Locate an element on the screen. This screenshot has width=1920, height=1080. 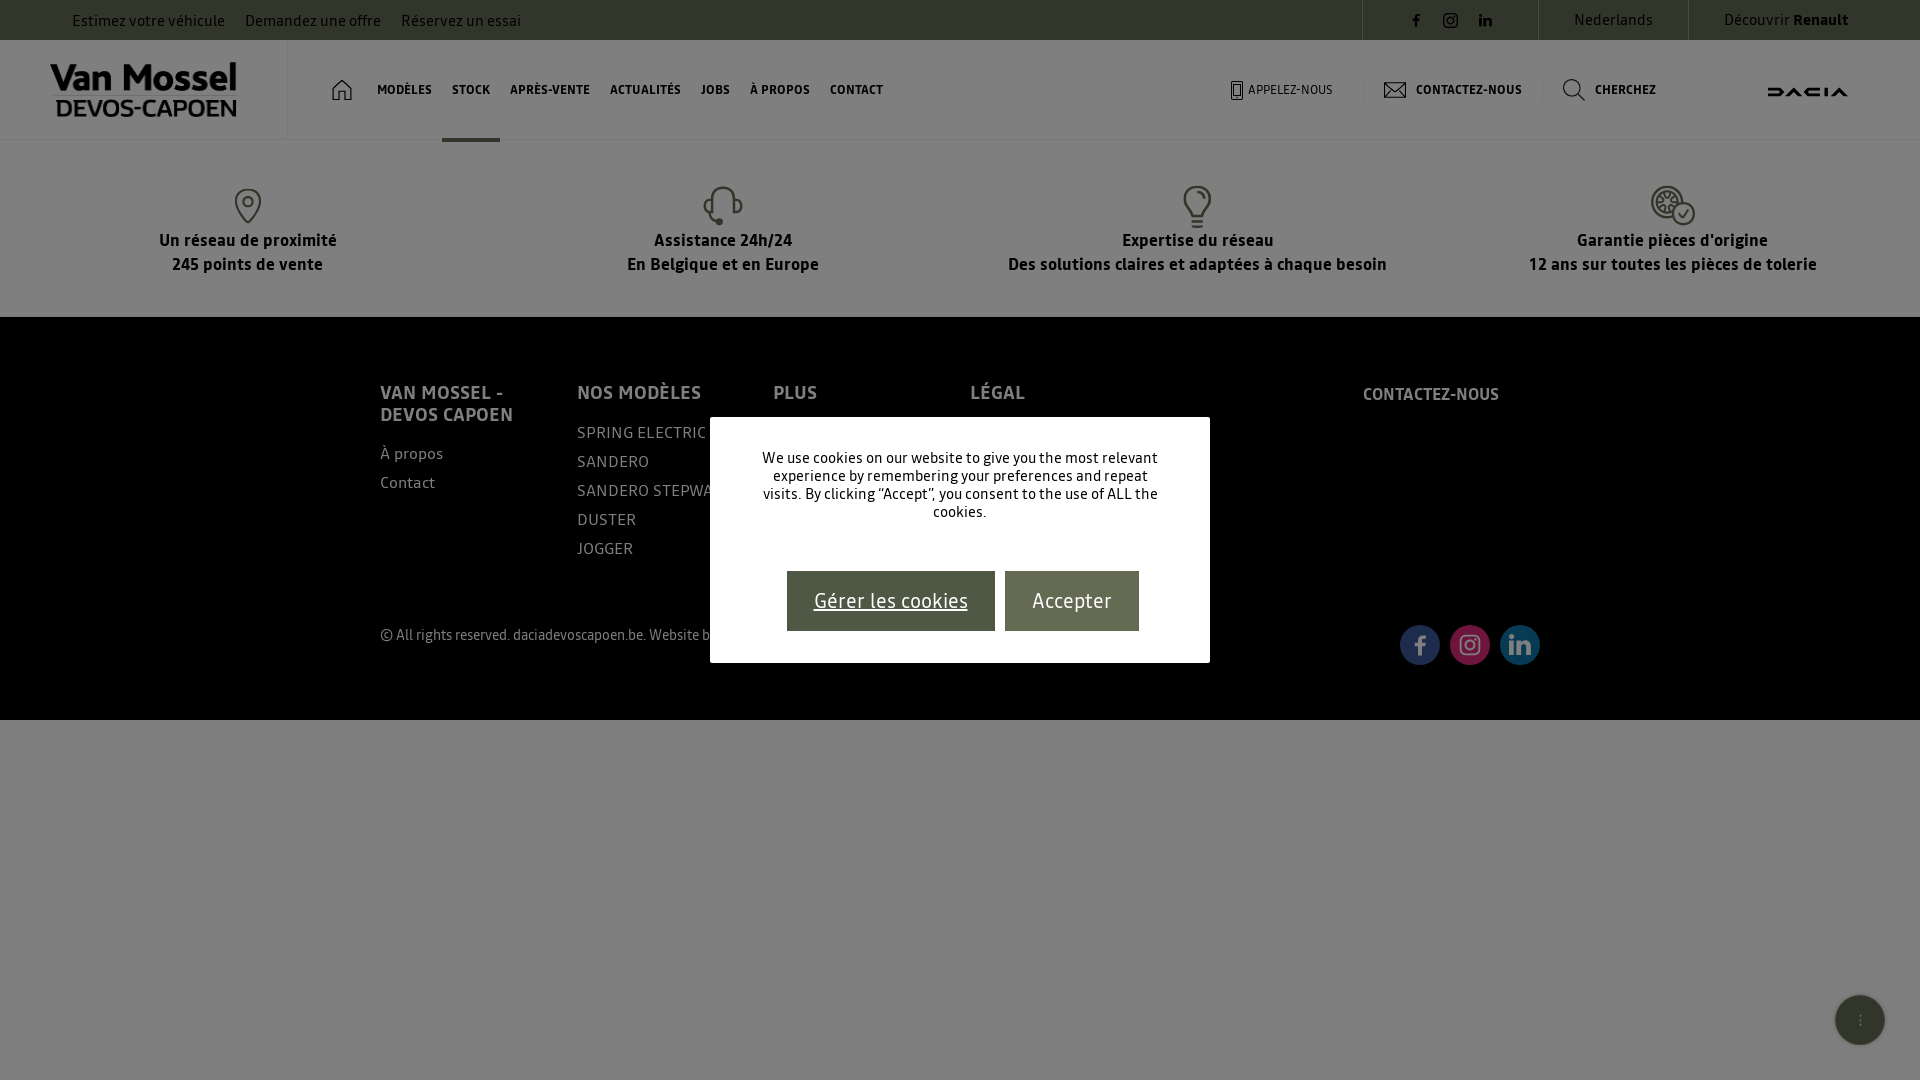
'Accepter' is located at coordinates (1069, 600).